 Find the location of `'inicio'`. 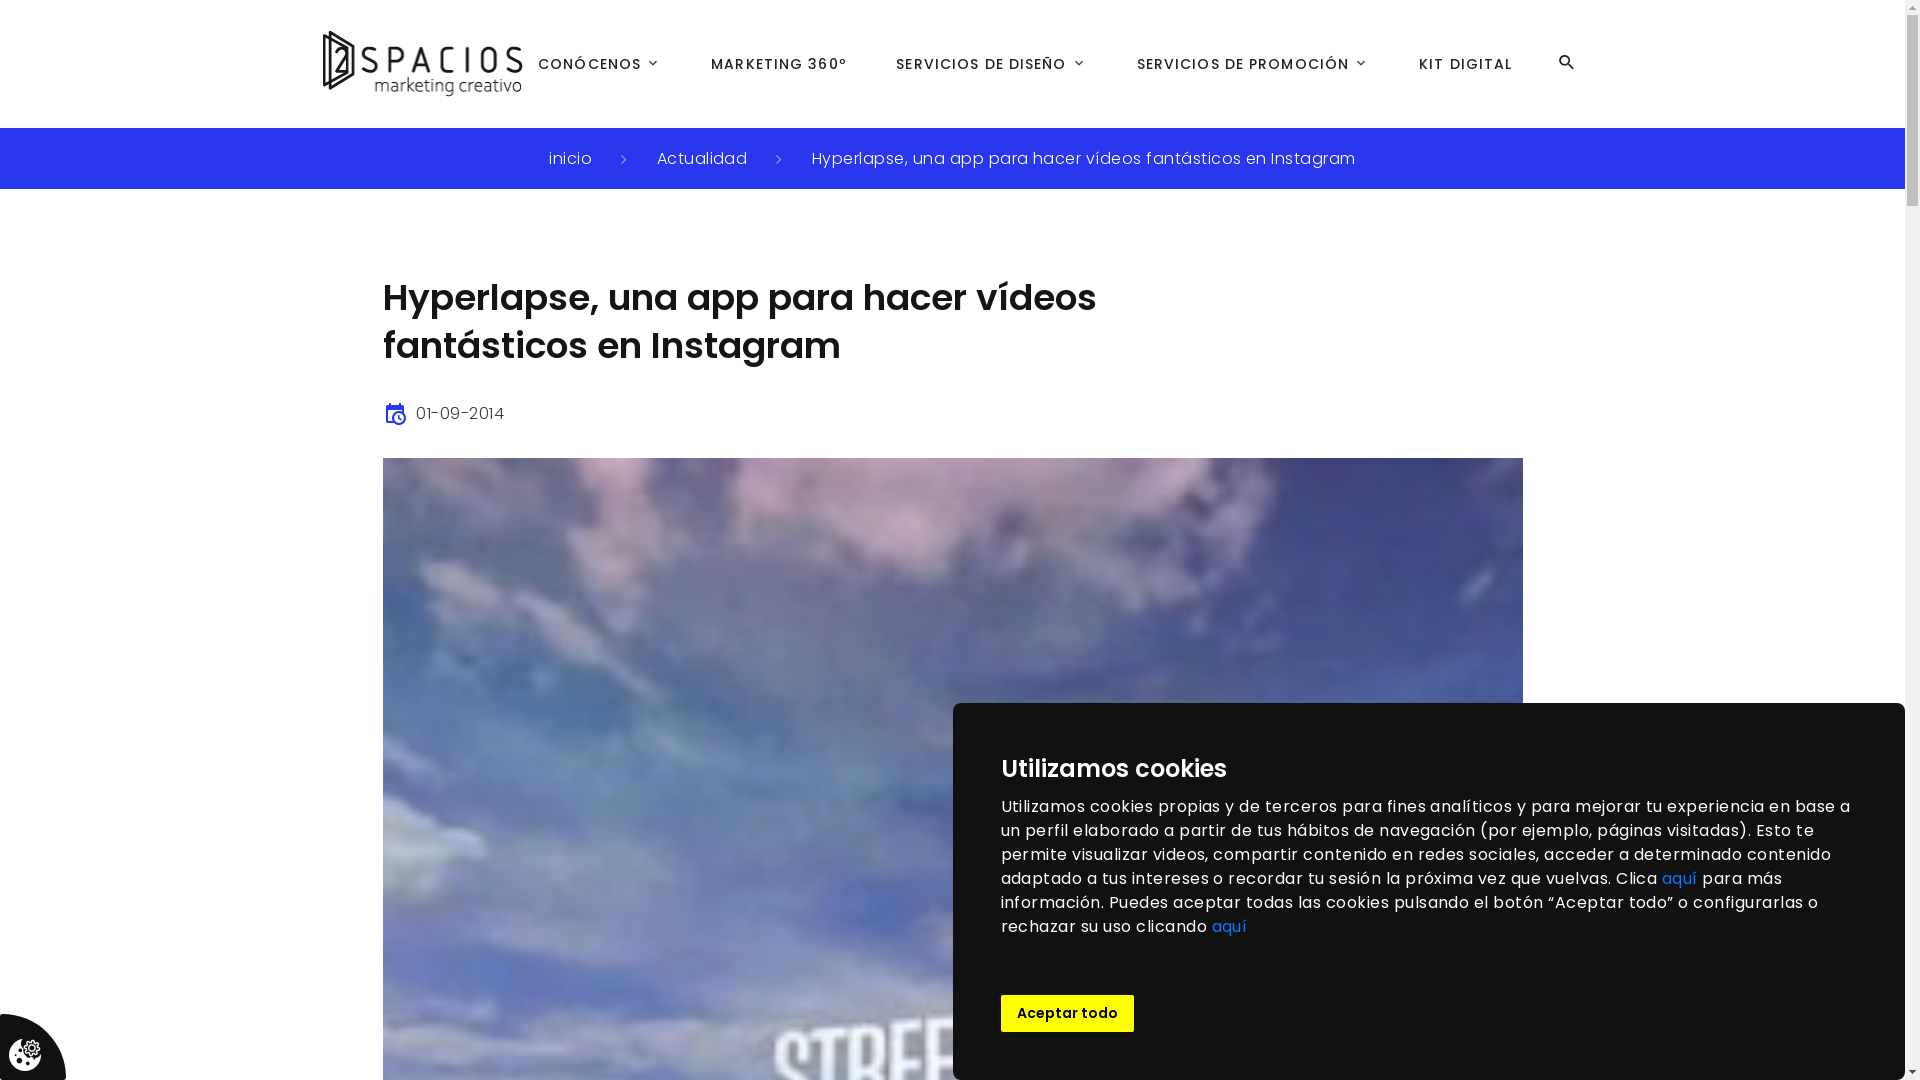

'inicio' is located at coordinates (569, 157).